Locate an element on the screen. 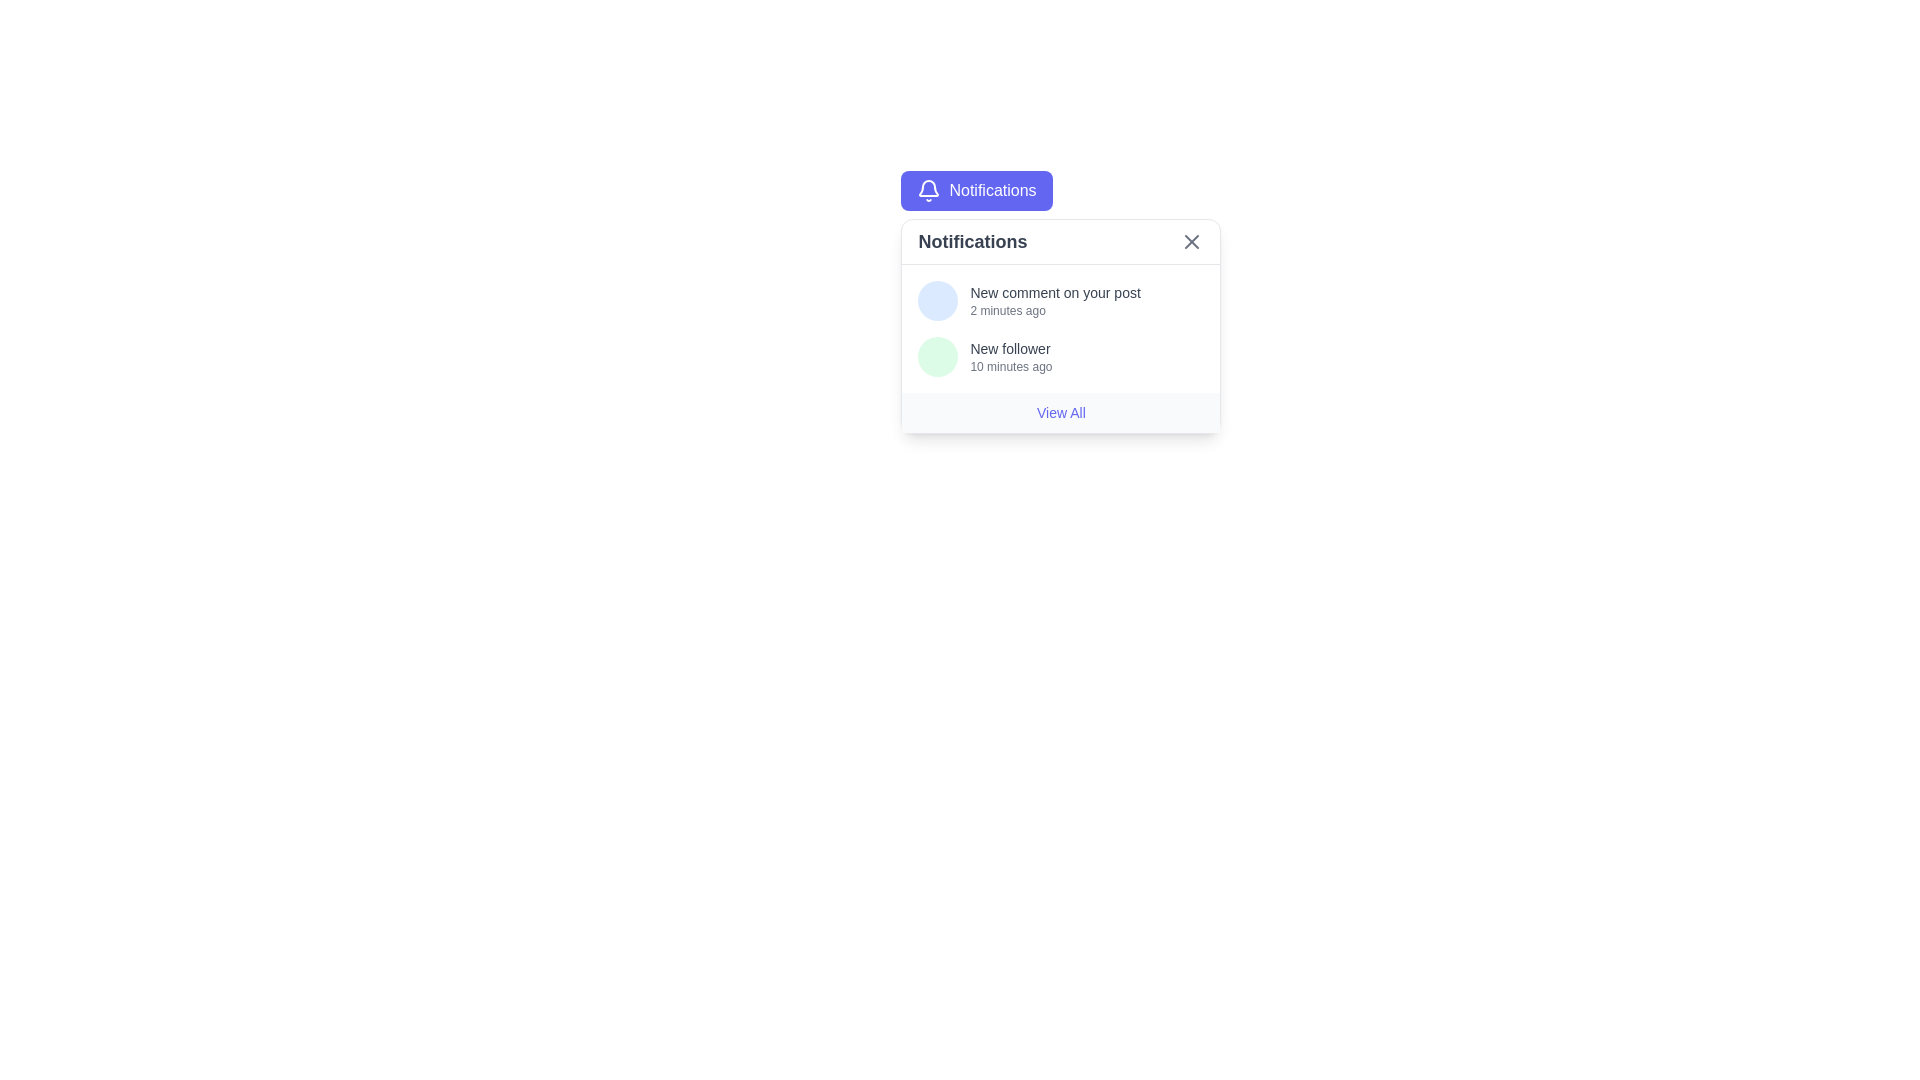  notification containing the text 'New comment on your post' located in the upper-right notification area, positioned next to a circular icon is located at coordinates (1054, 300).